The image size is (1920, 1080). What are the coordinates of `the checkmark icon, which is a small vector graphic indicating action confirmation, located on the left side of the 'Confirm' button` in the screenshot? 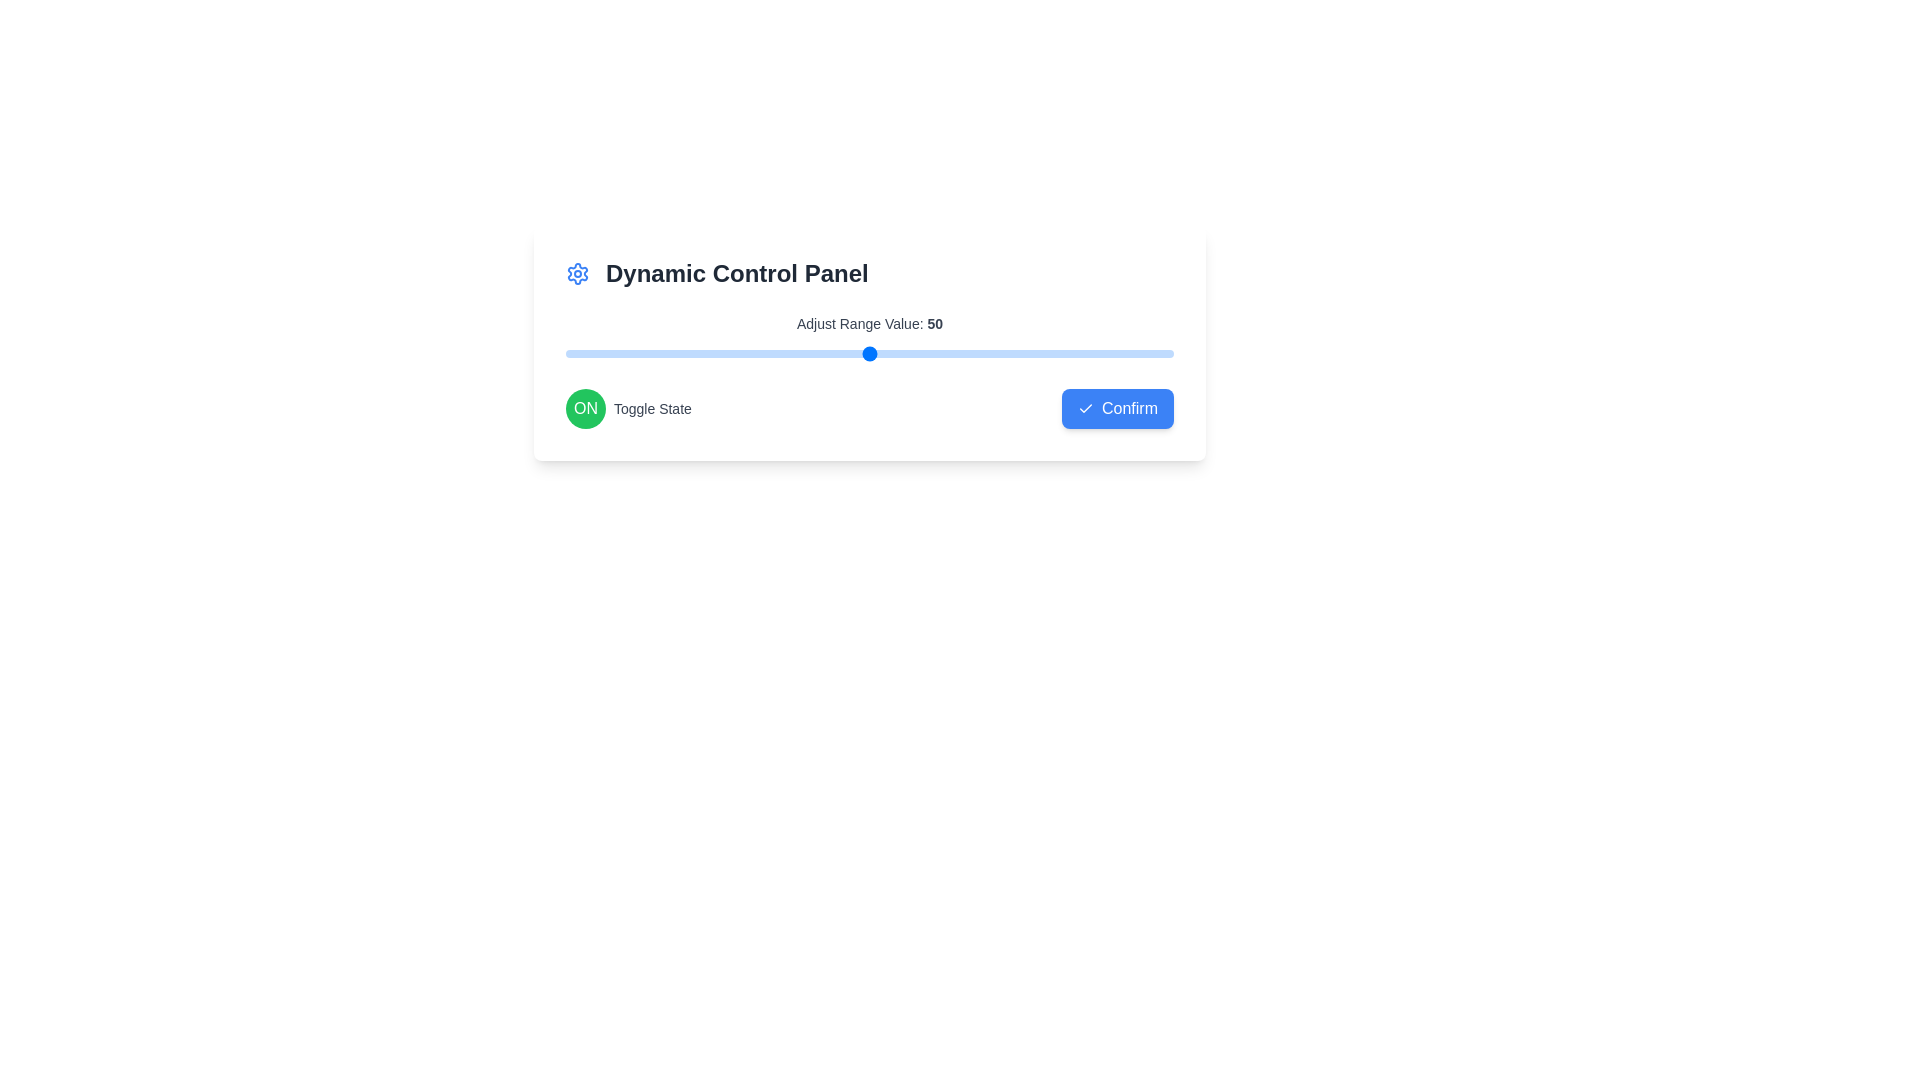 It's located at (1084, 407).